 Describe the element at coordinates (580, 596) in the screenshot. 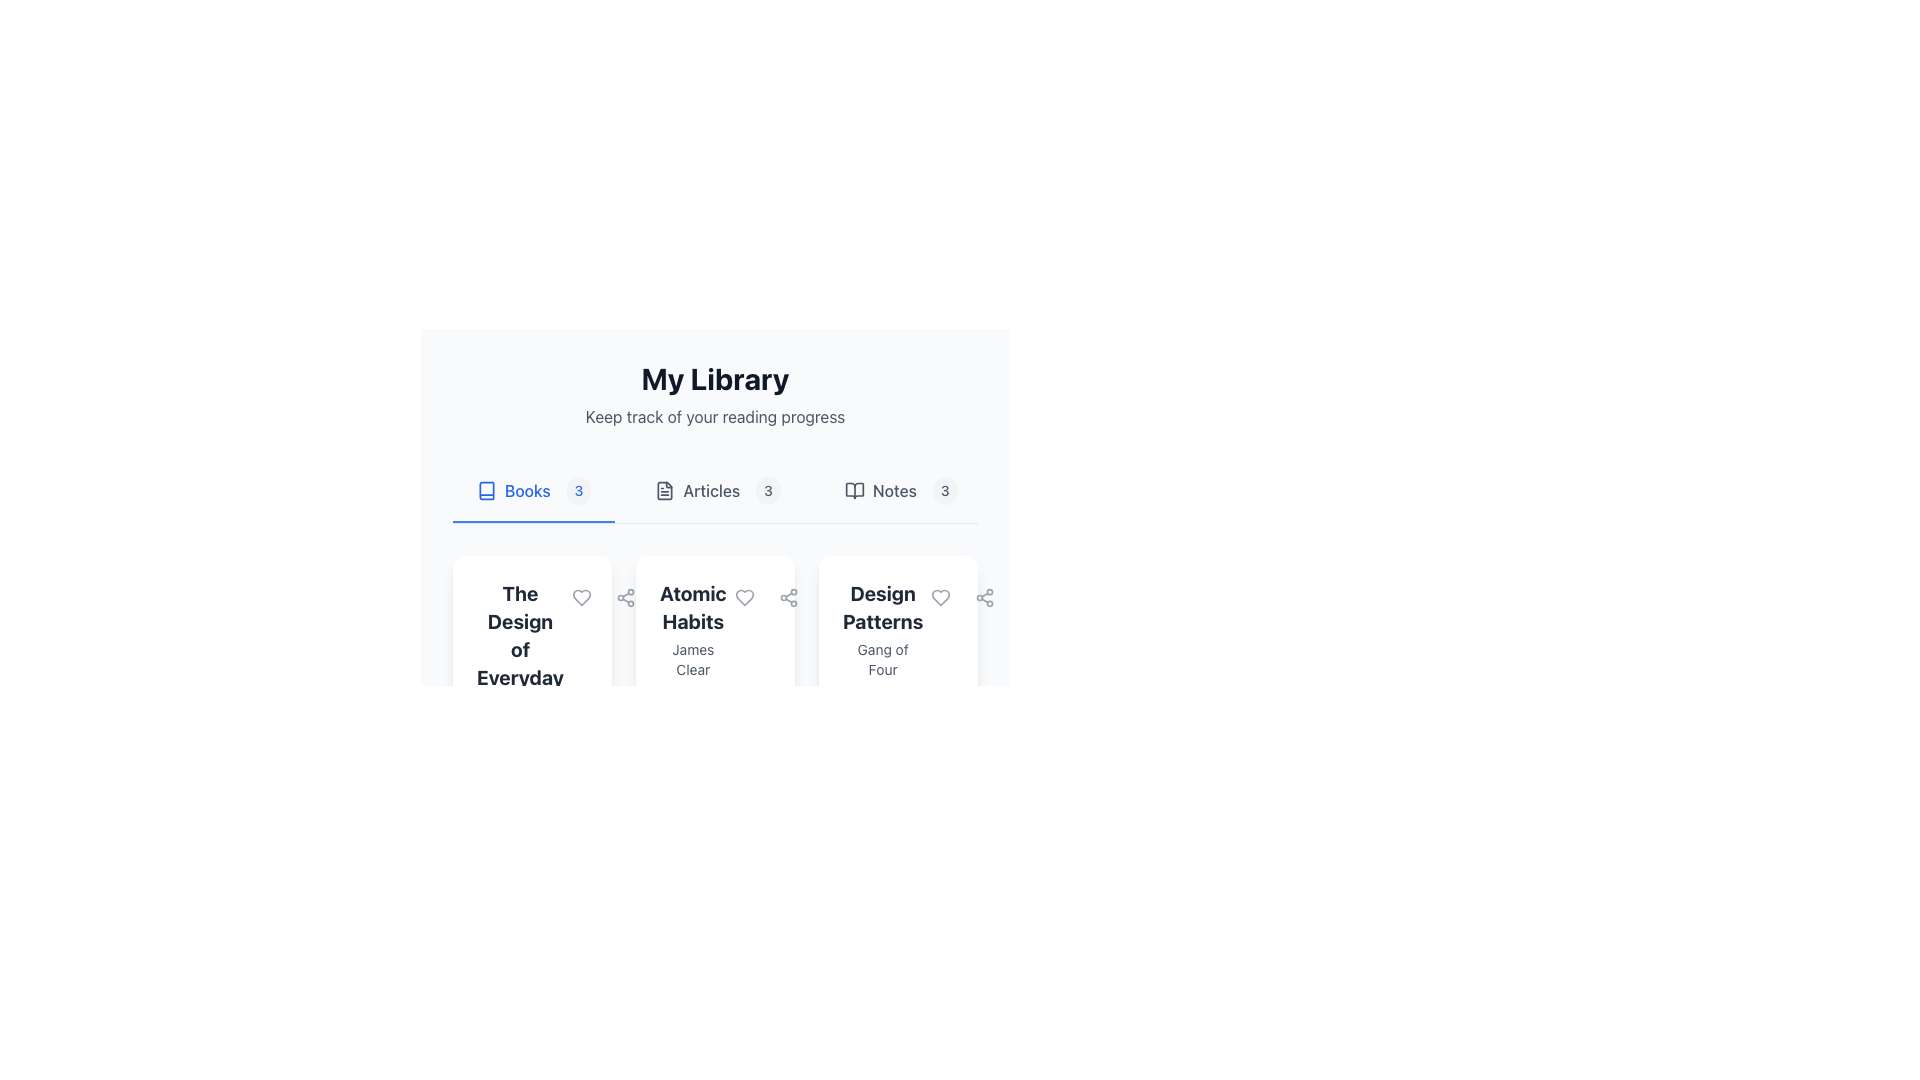

I see `the heart icon button located in the top-right section of the first book card under the 'Books' tab` at that location.